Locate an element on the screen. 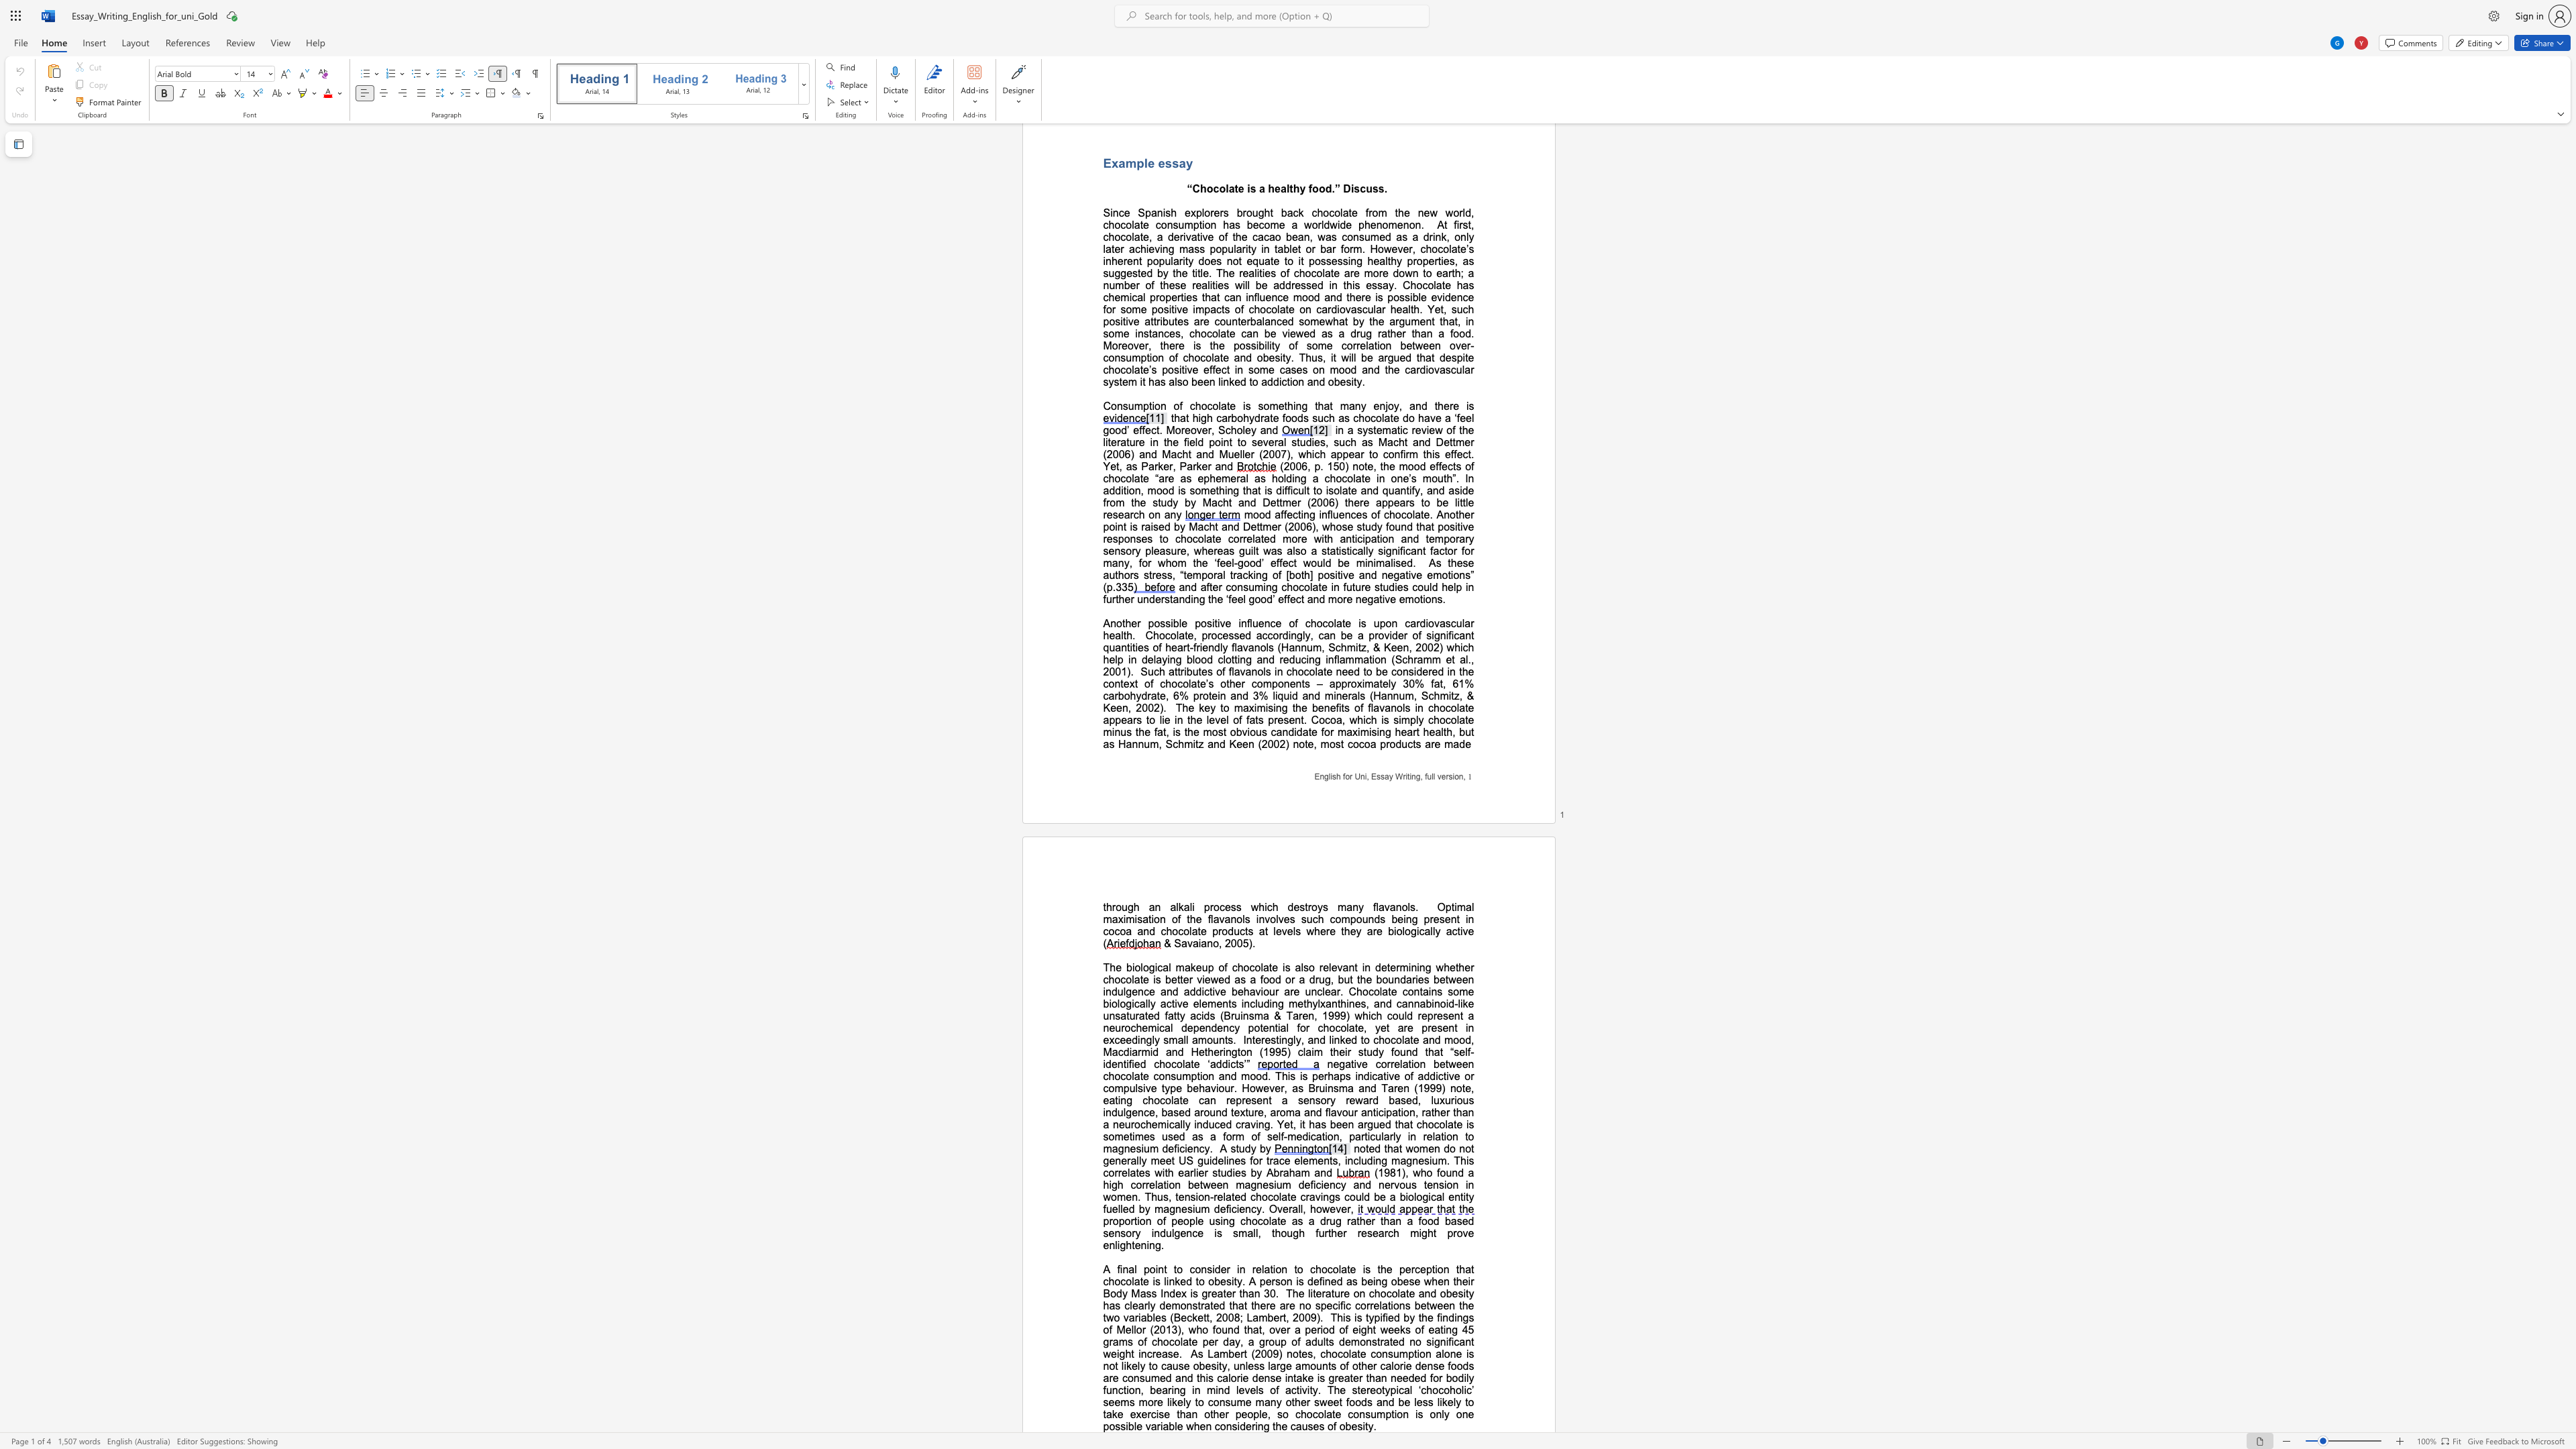 The image size is (2576, 1449). the subset text "han needed for bodily function, bearing in mind levels of activity. The stereotypical ‘chocoholic’ seems more likely to consume many other sweet foods and be less likely to take exercise than other people, so chocolat" within the text "of other calorie dense foods are consumed and this calorie dense intake is greater than needed for bodily function, bearing in mind levels of activity. The stereotypical ‘chocoholic’ seems more likely to consume many other sweet foods and be less likely to take exercise than other people, so chocolate consumption is only one possible variable when considering the causes of obesity." is located at coordinates (1368, 1377).